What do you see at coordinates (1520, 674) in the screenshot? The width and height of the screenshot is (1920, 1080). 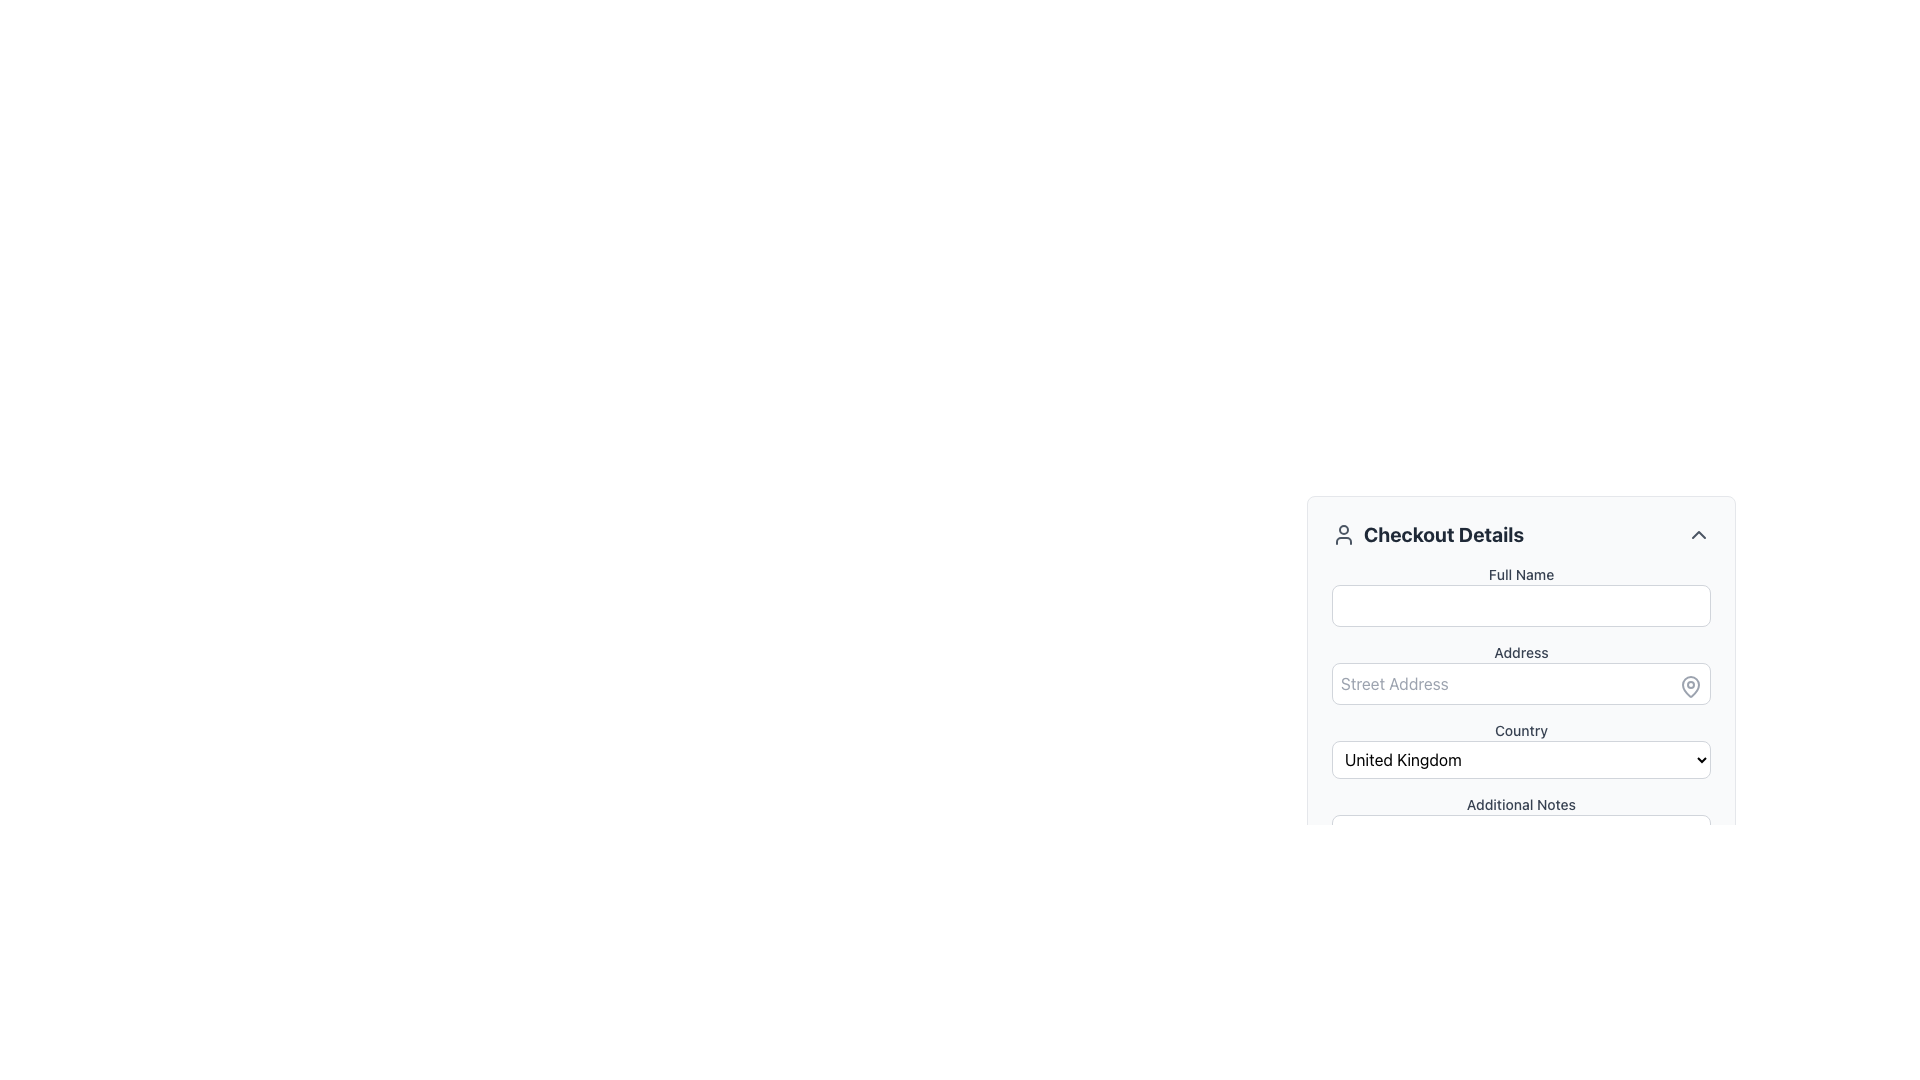 I see `the labeled input field for 'Address' to focus for typing` at bounding box center [1520, 674].